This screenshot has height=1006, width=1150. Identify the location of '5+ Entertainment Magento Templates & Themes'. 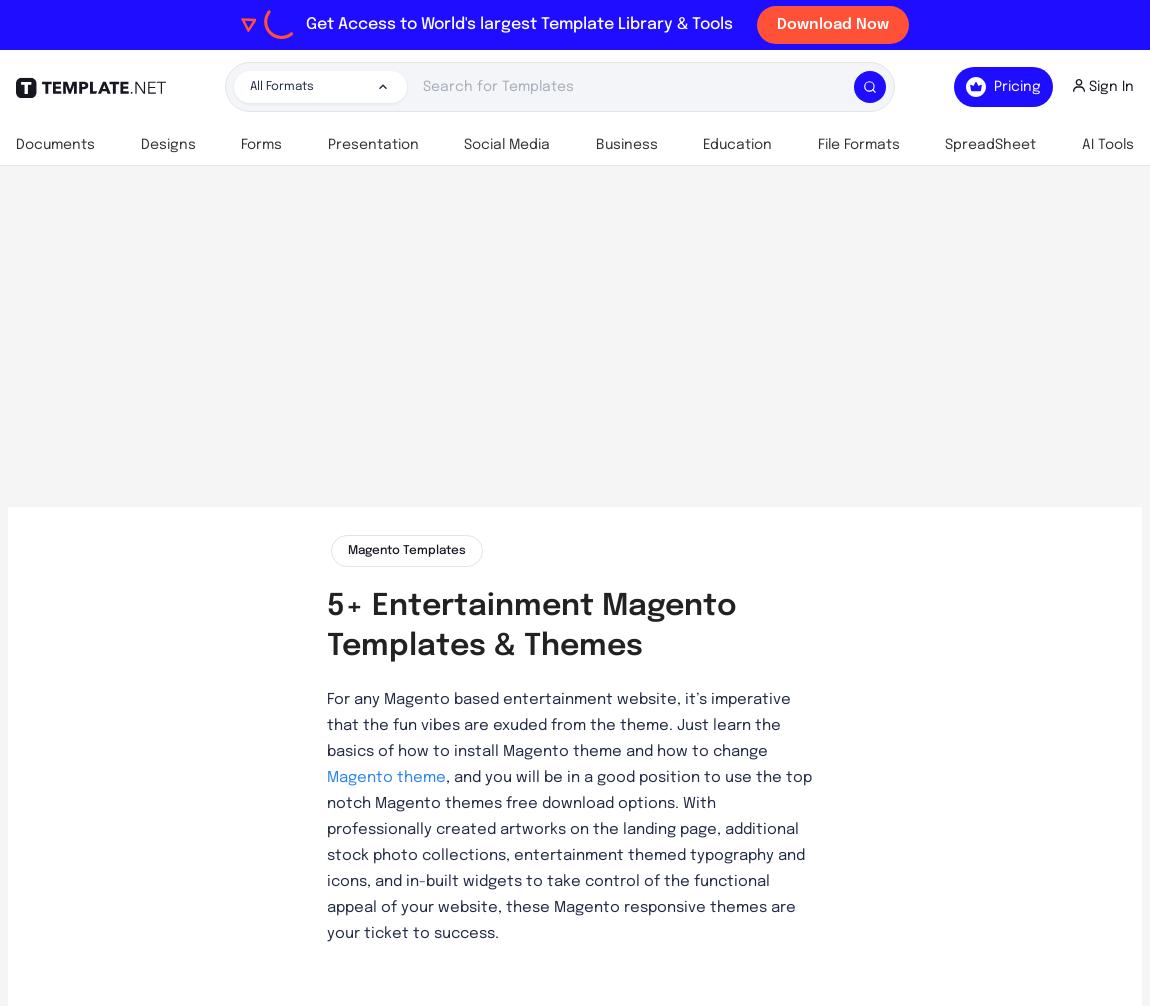
(531, 626).